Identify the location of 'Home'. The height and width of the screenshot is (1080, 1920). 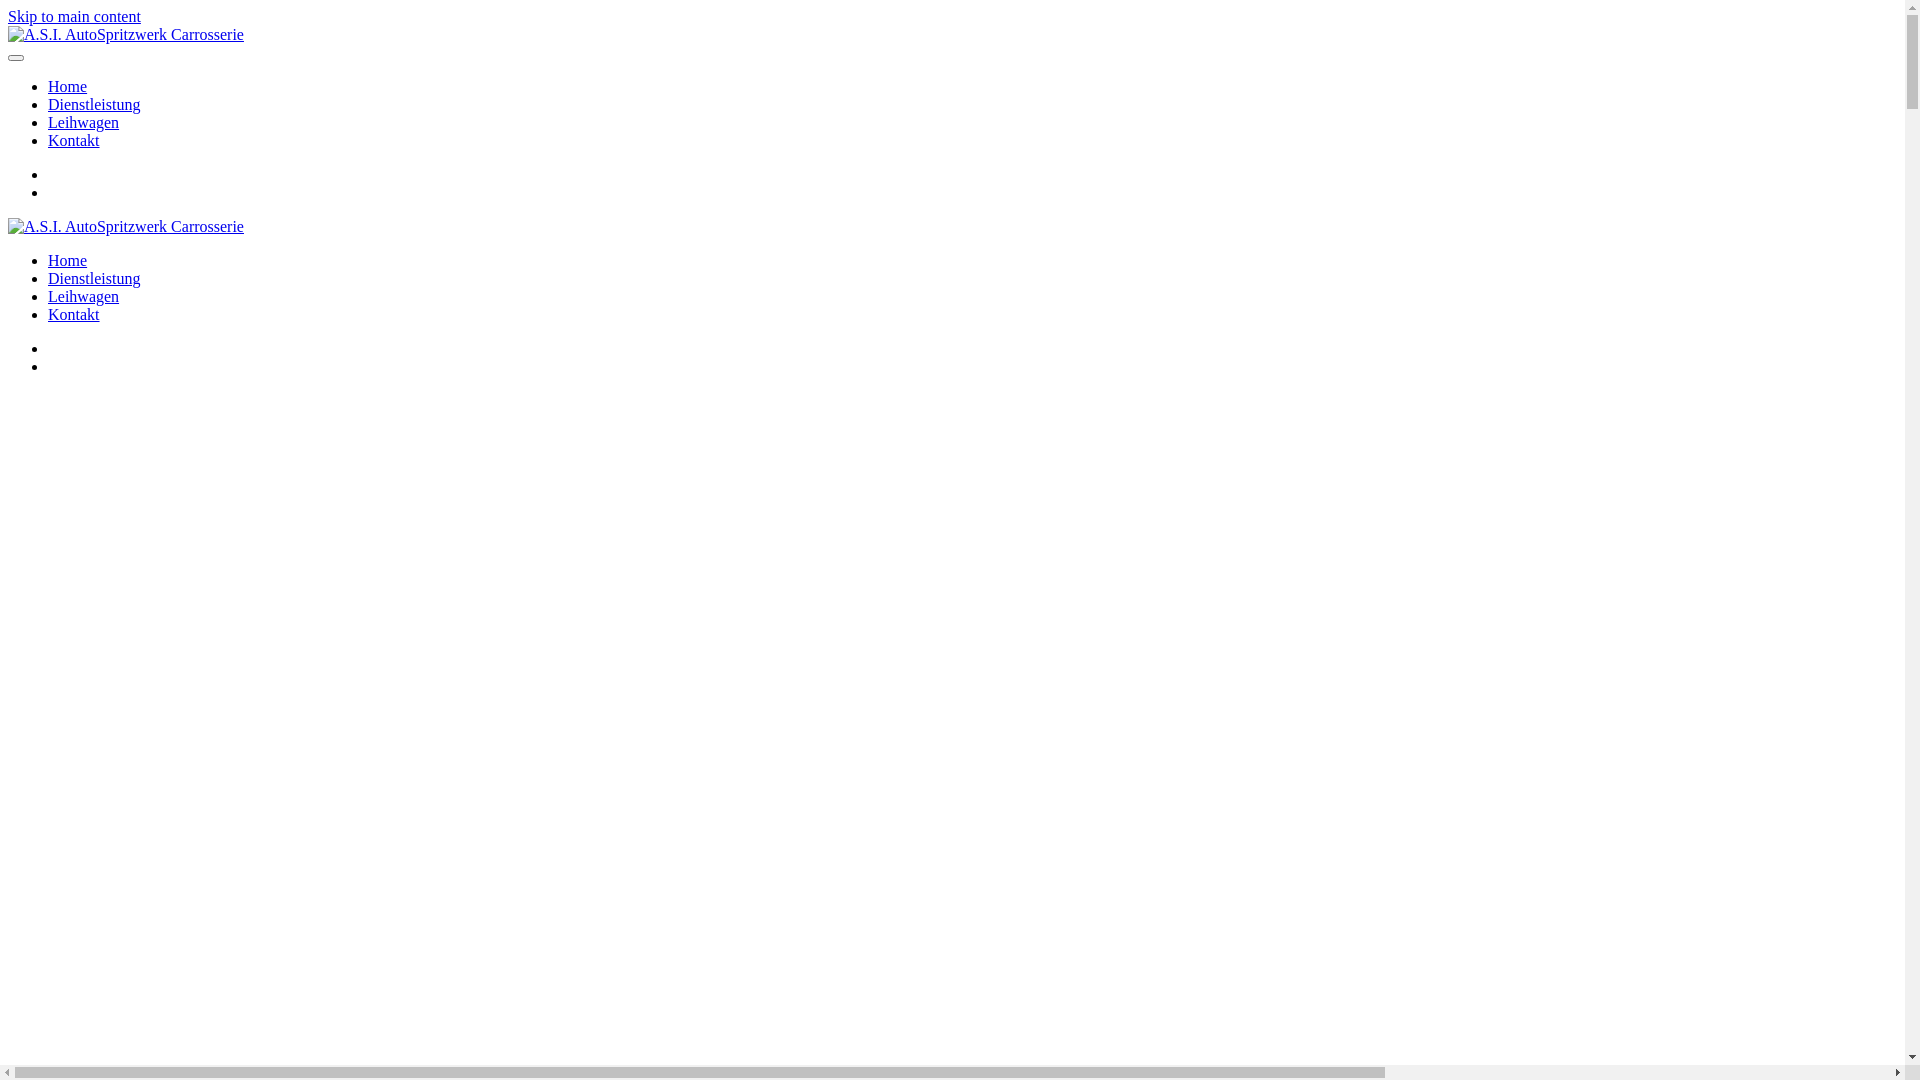
(48, 259).